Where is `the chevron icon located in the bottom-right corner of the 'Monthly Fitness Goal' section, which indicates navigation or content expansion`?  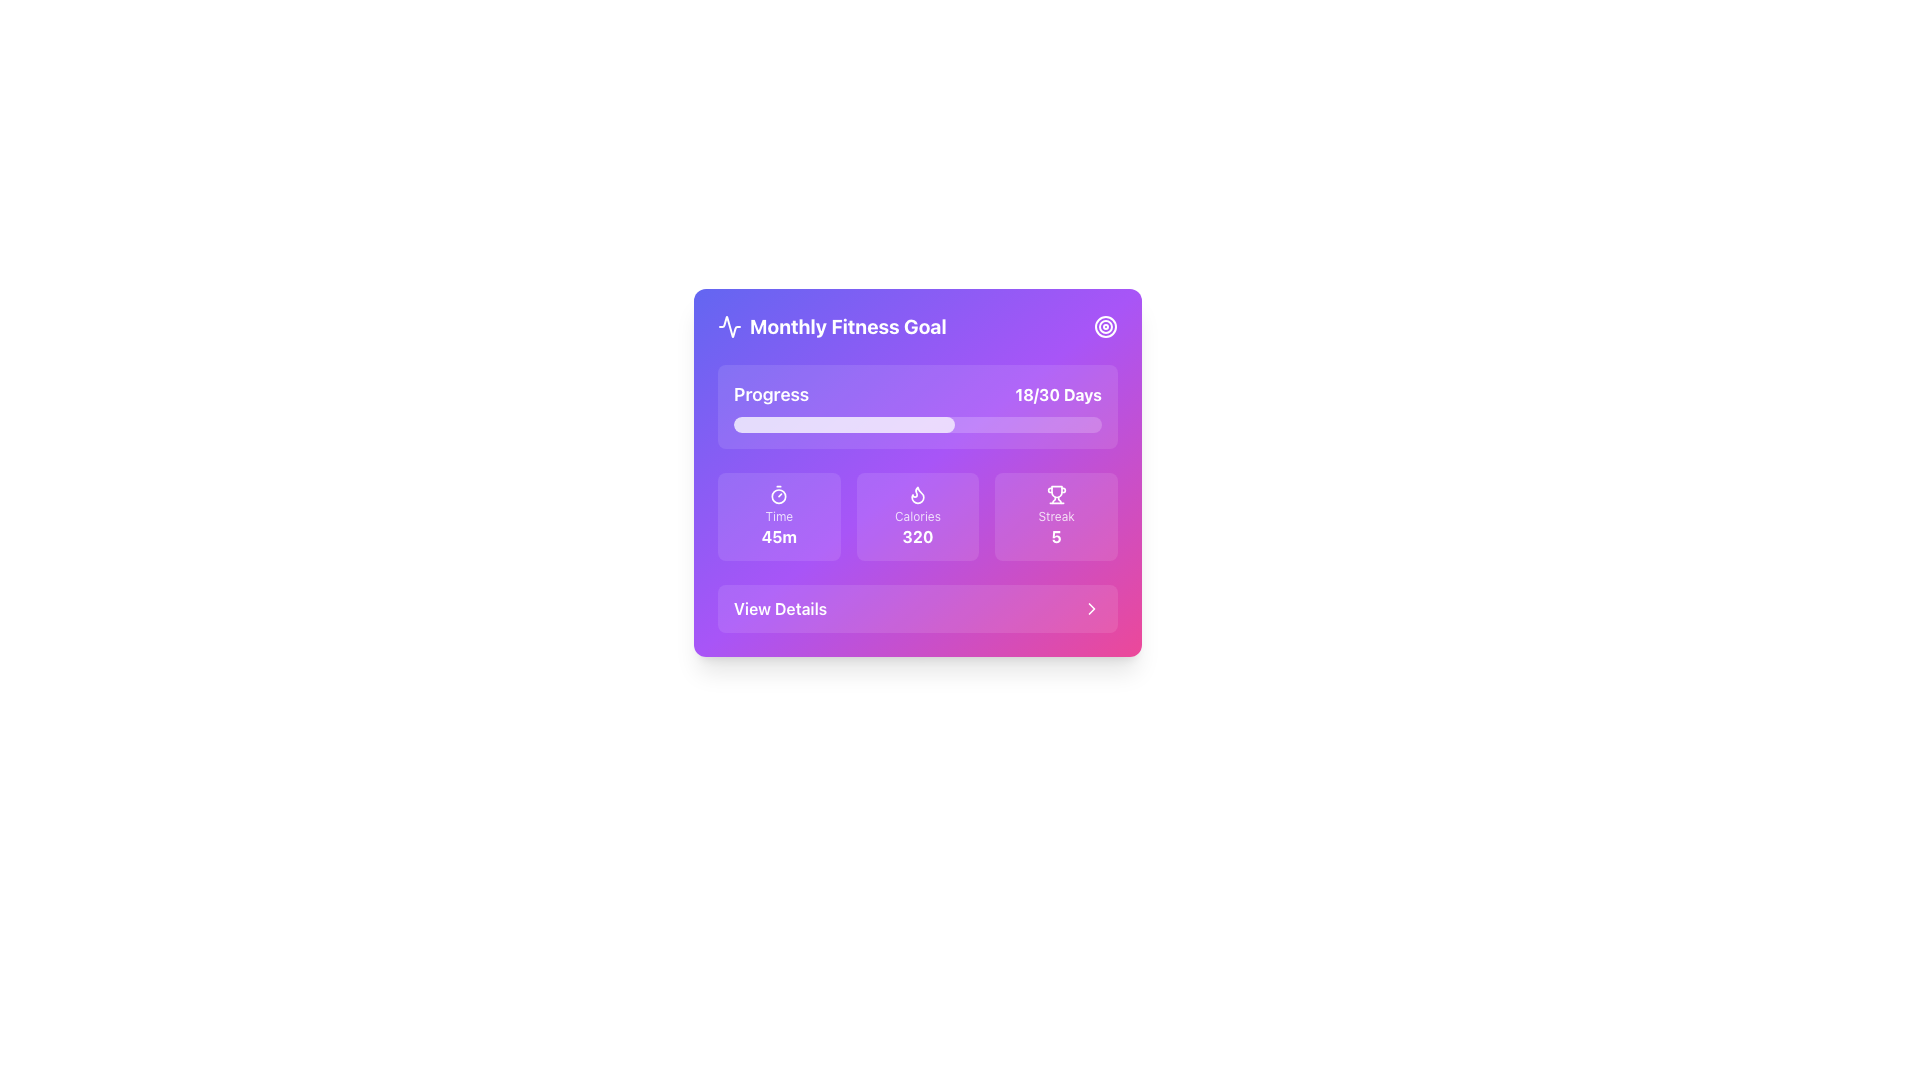
the chevron icon located in the bottom-right corner of the 'Monthly Fitness Goal' section, which indicates navigation or content expansion is located at coordinates (1090, 608).